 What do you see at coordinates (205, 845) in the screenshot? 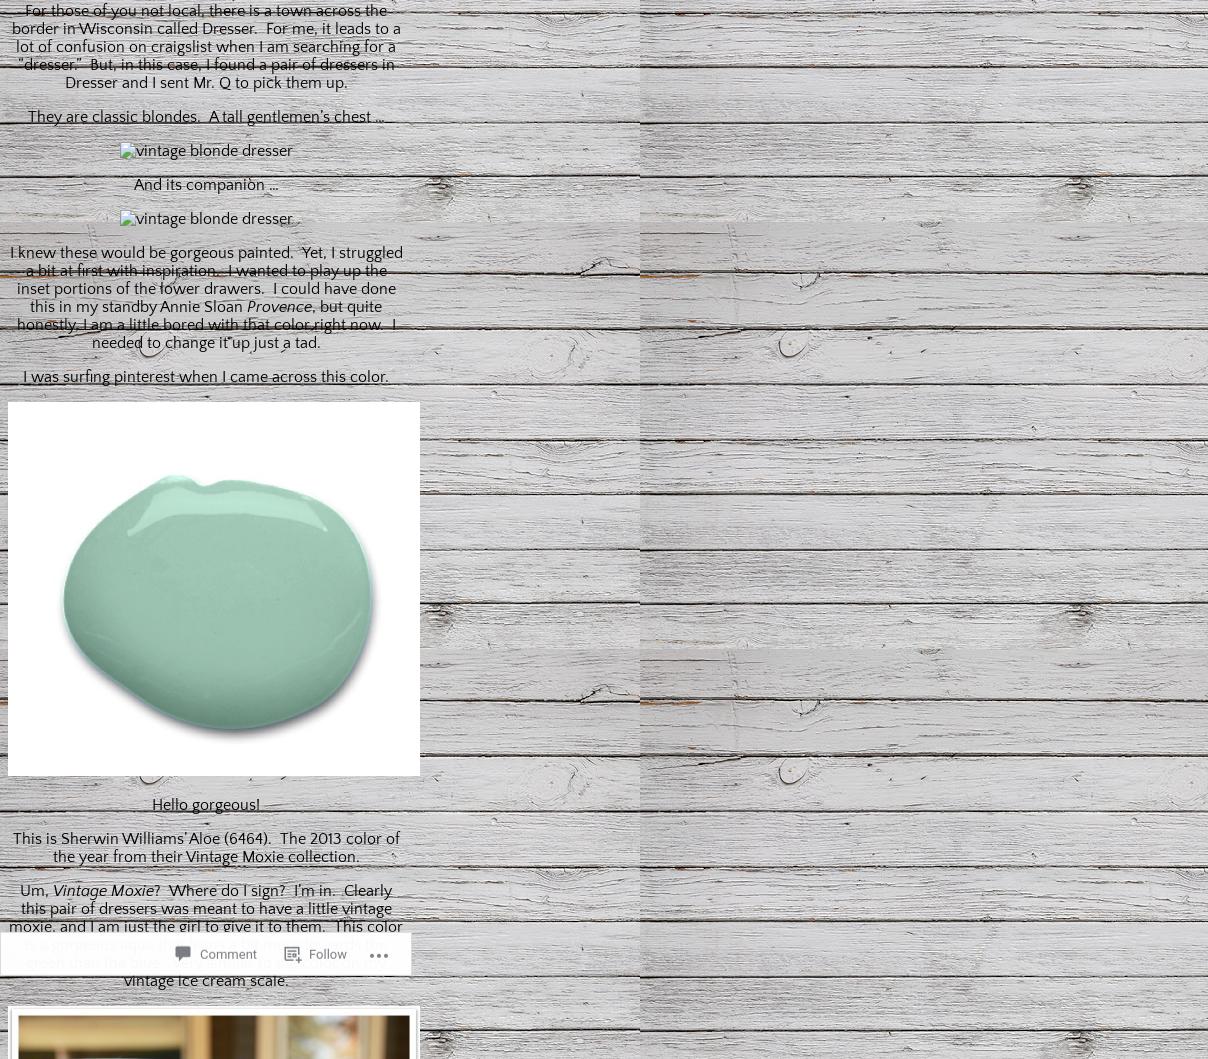
I see `'This is Sherwin Williams’ Aloe (6464).  The 2013 color of the year from their Vintage Moxie collection.'` at bounding box center [205, 845].